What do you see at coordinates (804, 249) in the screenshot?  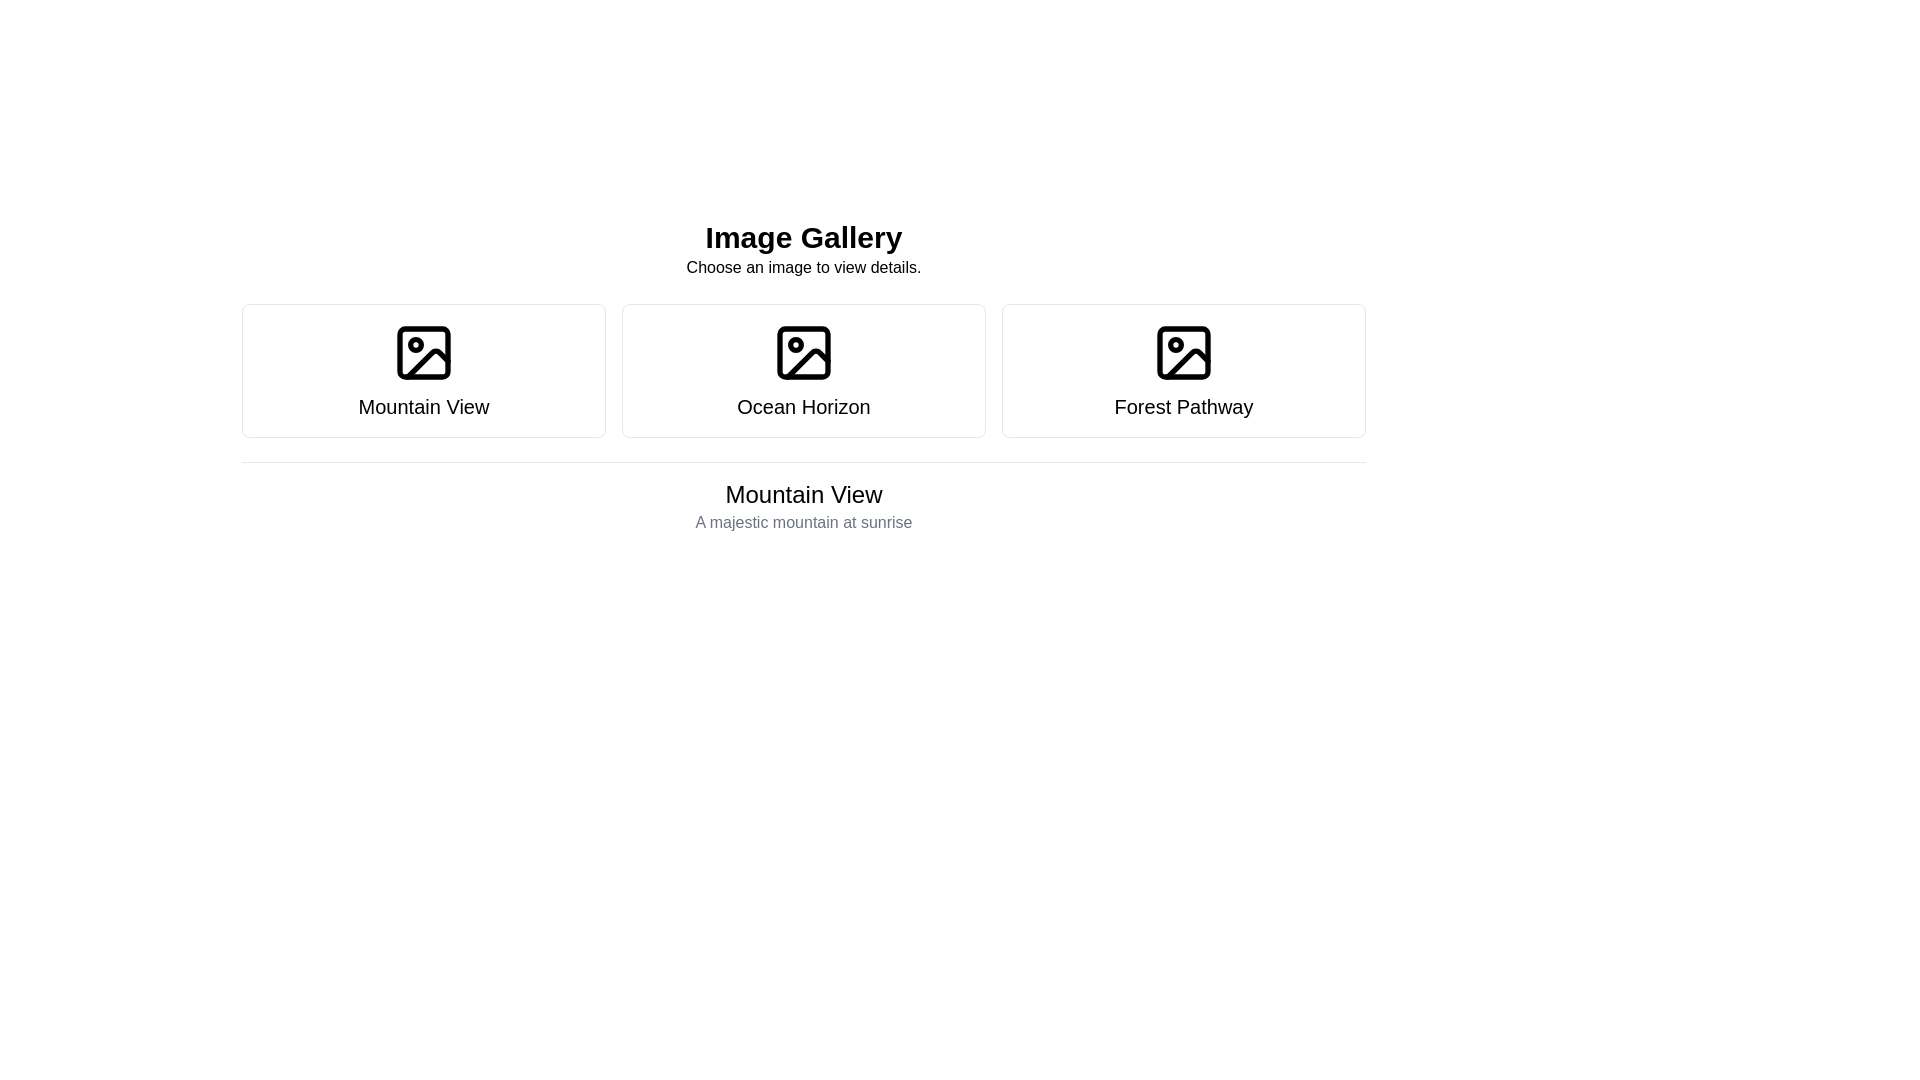 I see `the Text Block (Title and Subtitle) that contains 'Image Gallery' and 'Choose an image` at bounding box center [804, 249].